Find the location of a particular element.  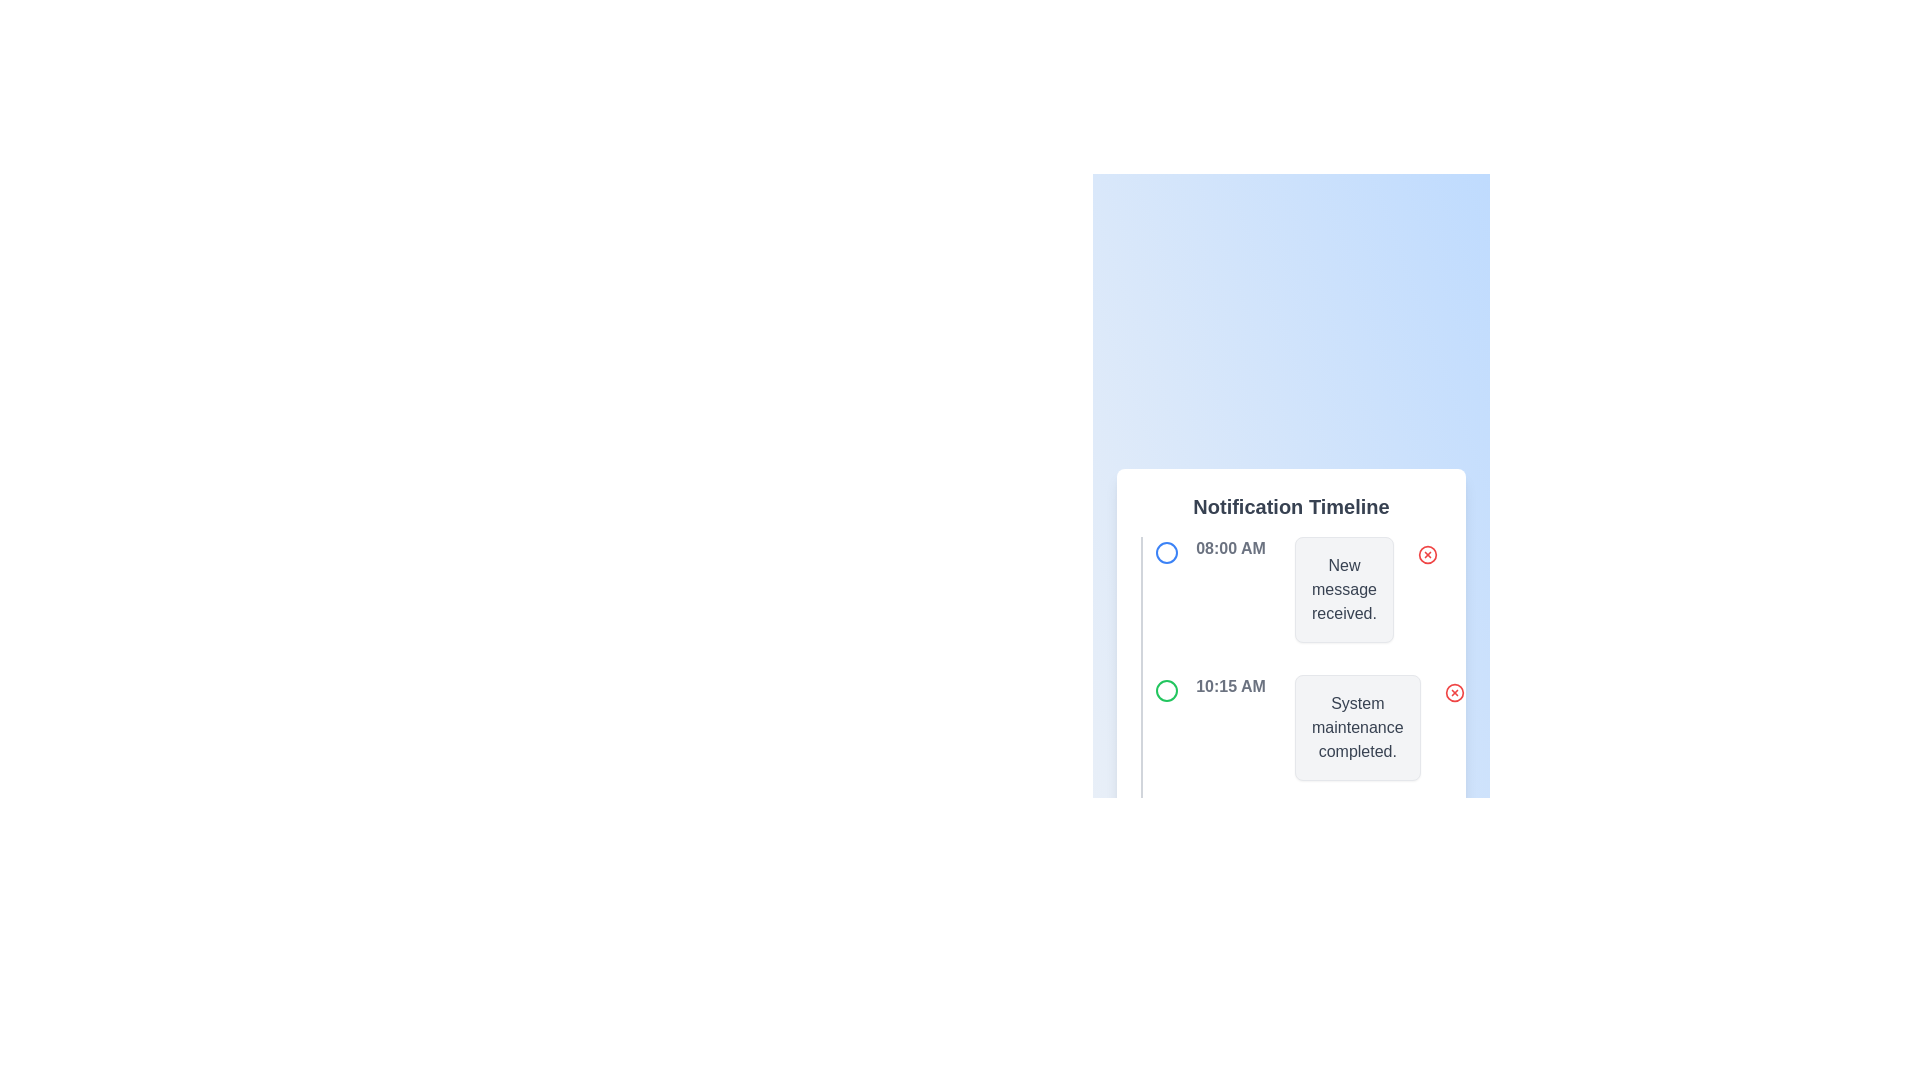

the Icon component located within the notification card, which indicates an action or state related to the 'New message received' text is located at coordinates (1426, 555).